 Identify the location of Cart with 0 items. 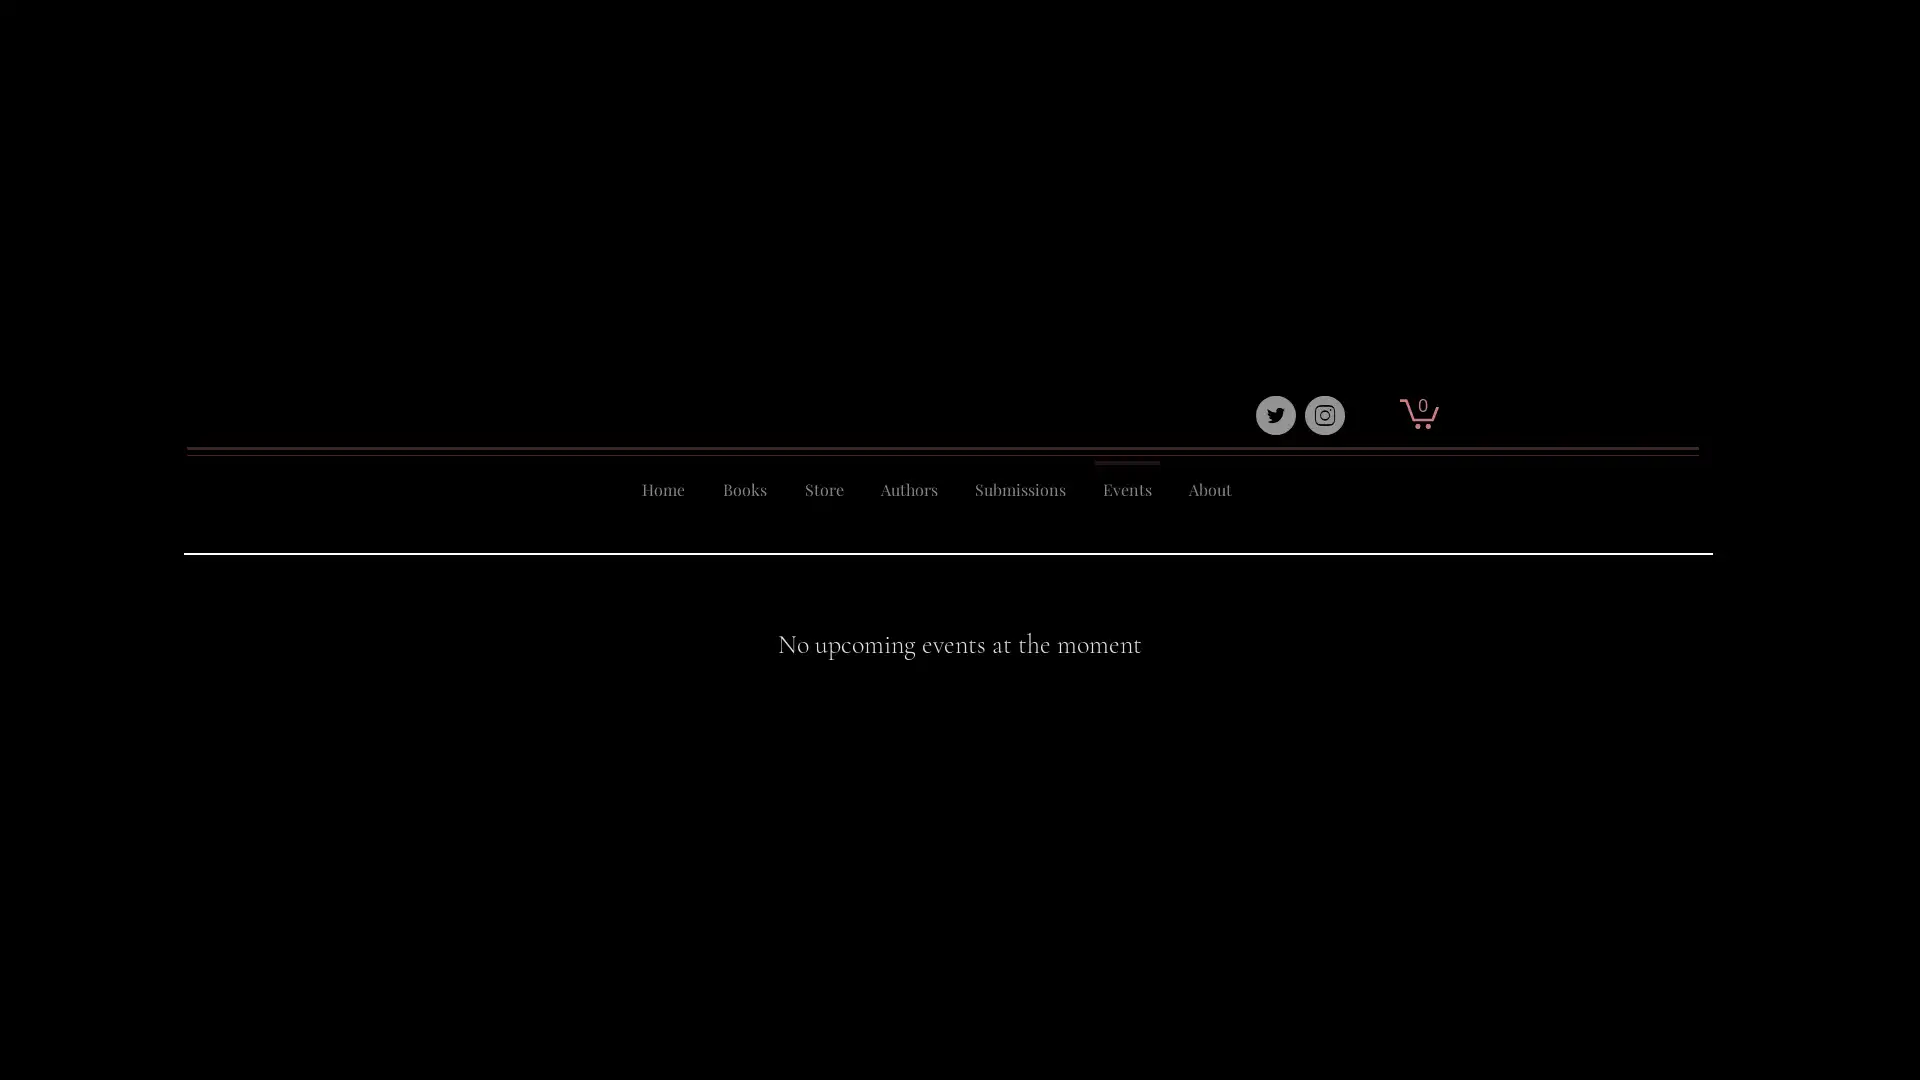
(1418, 411).